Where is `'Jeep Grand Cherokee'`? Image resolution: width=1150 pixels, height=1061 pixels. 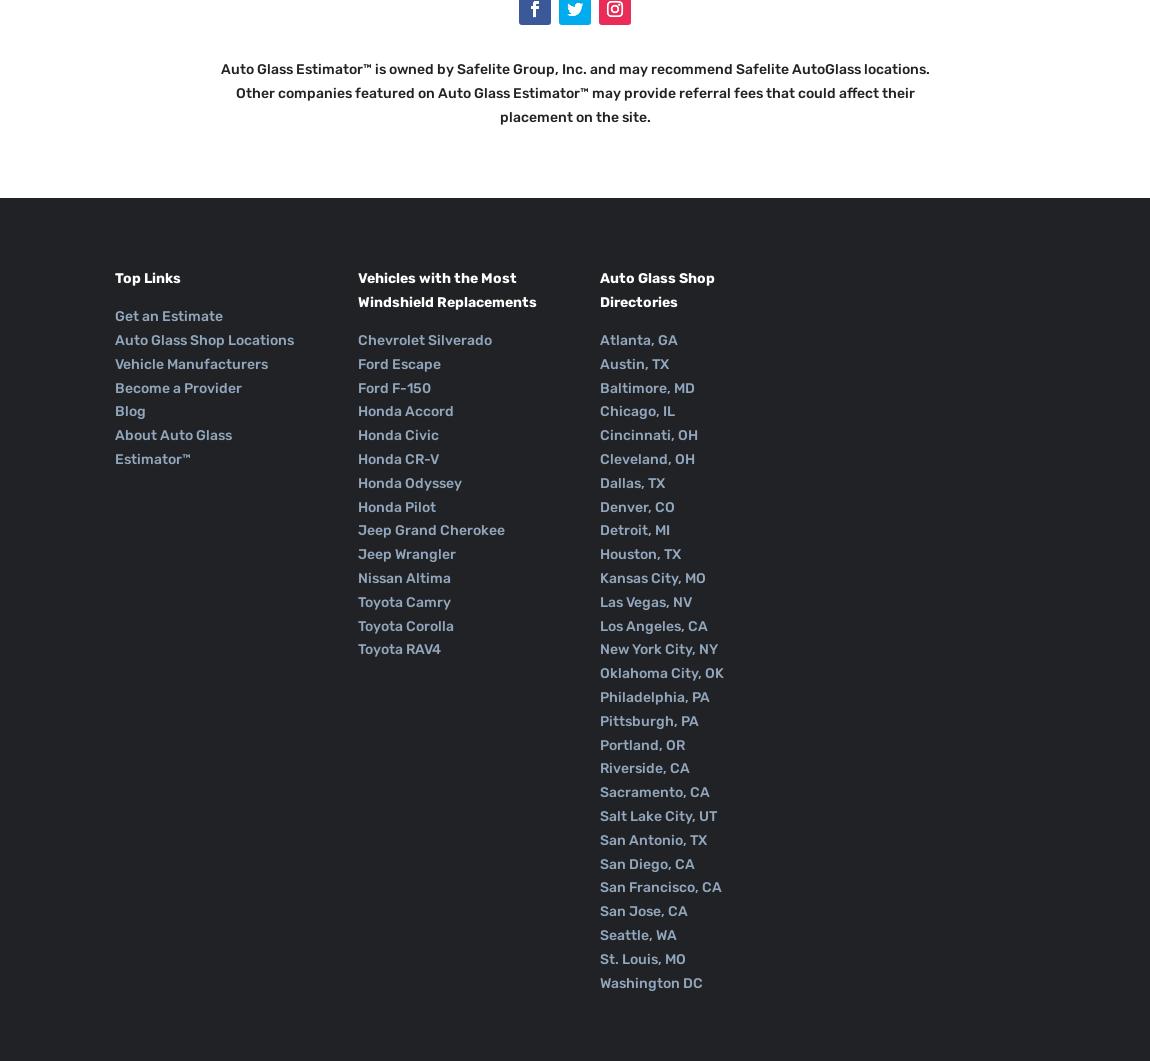
'Jeep Grand Cherokee' is located at coordinates (356, 530).